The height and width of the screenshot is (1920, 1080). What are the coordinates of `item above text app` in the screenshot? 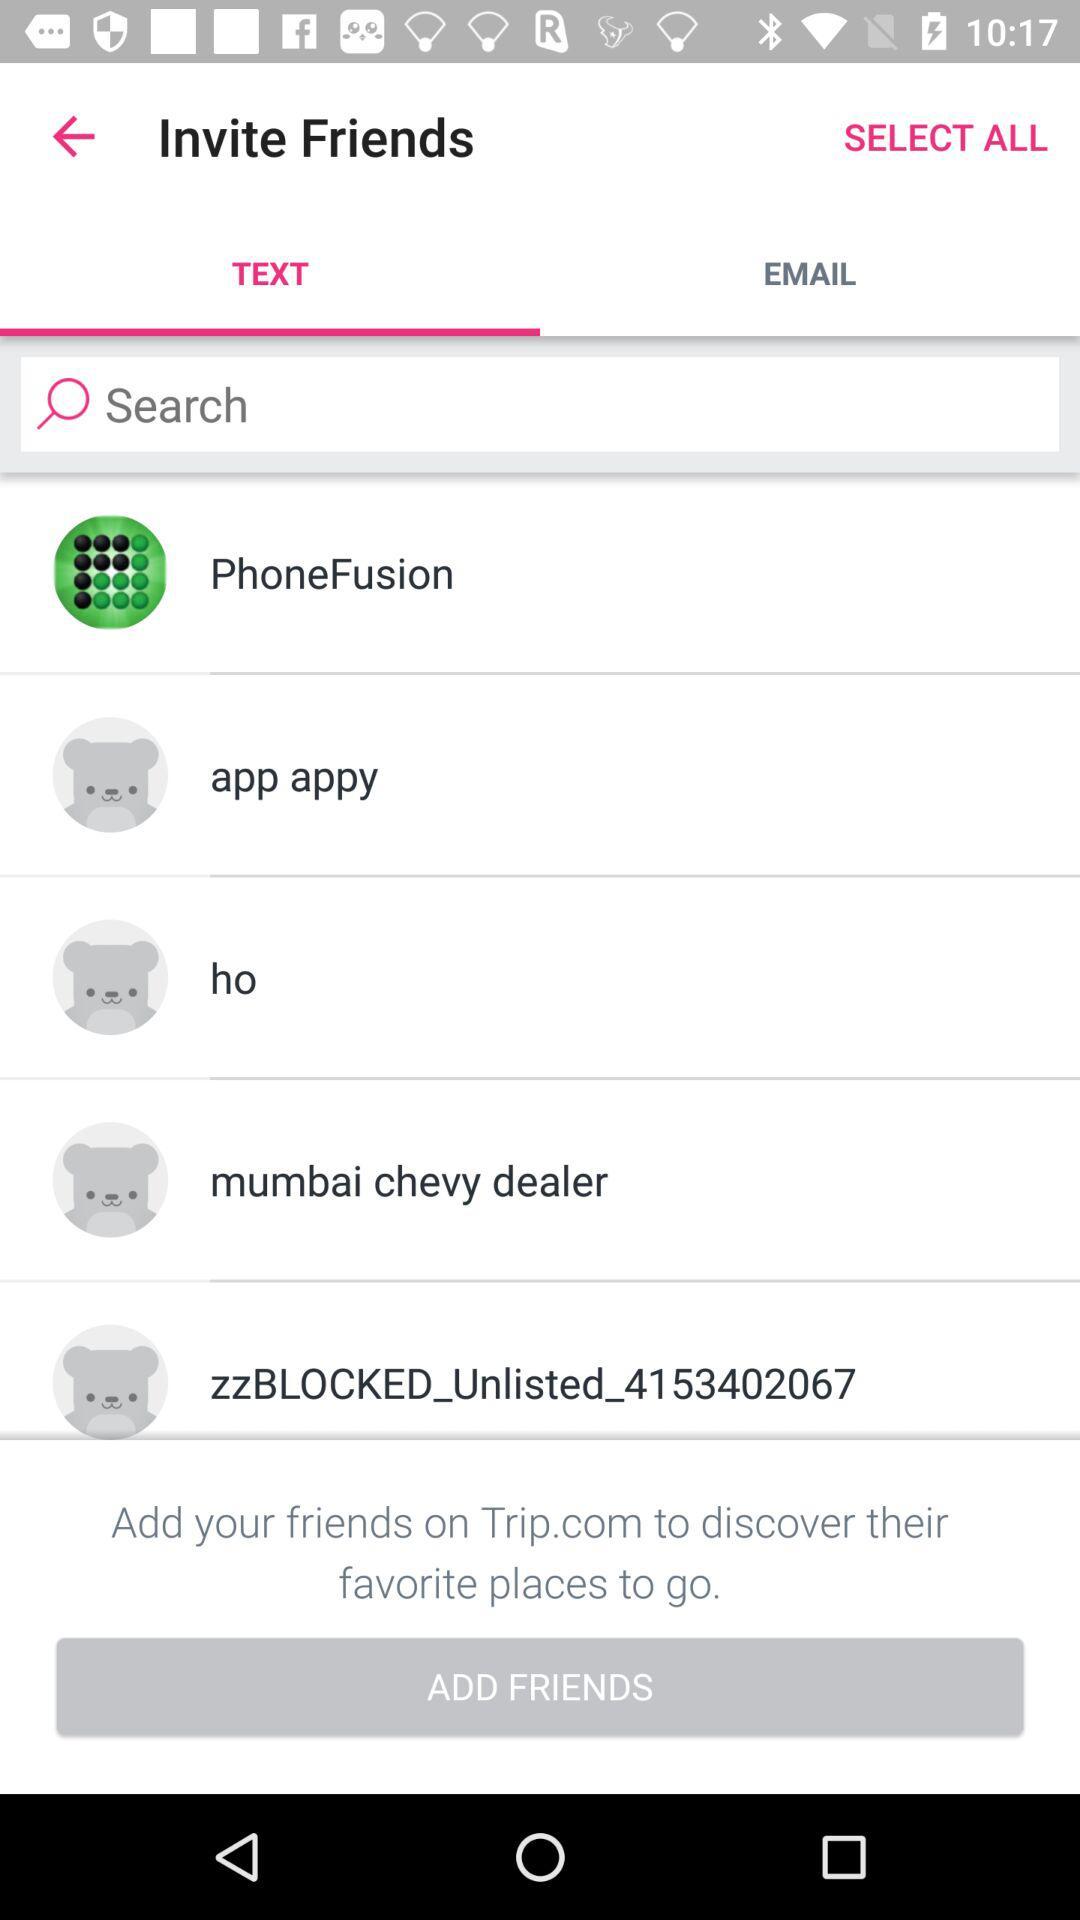 It's located at (72, 135).